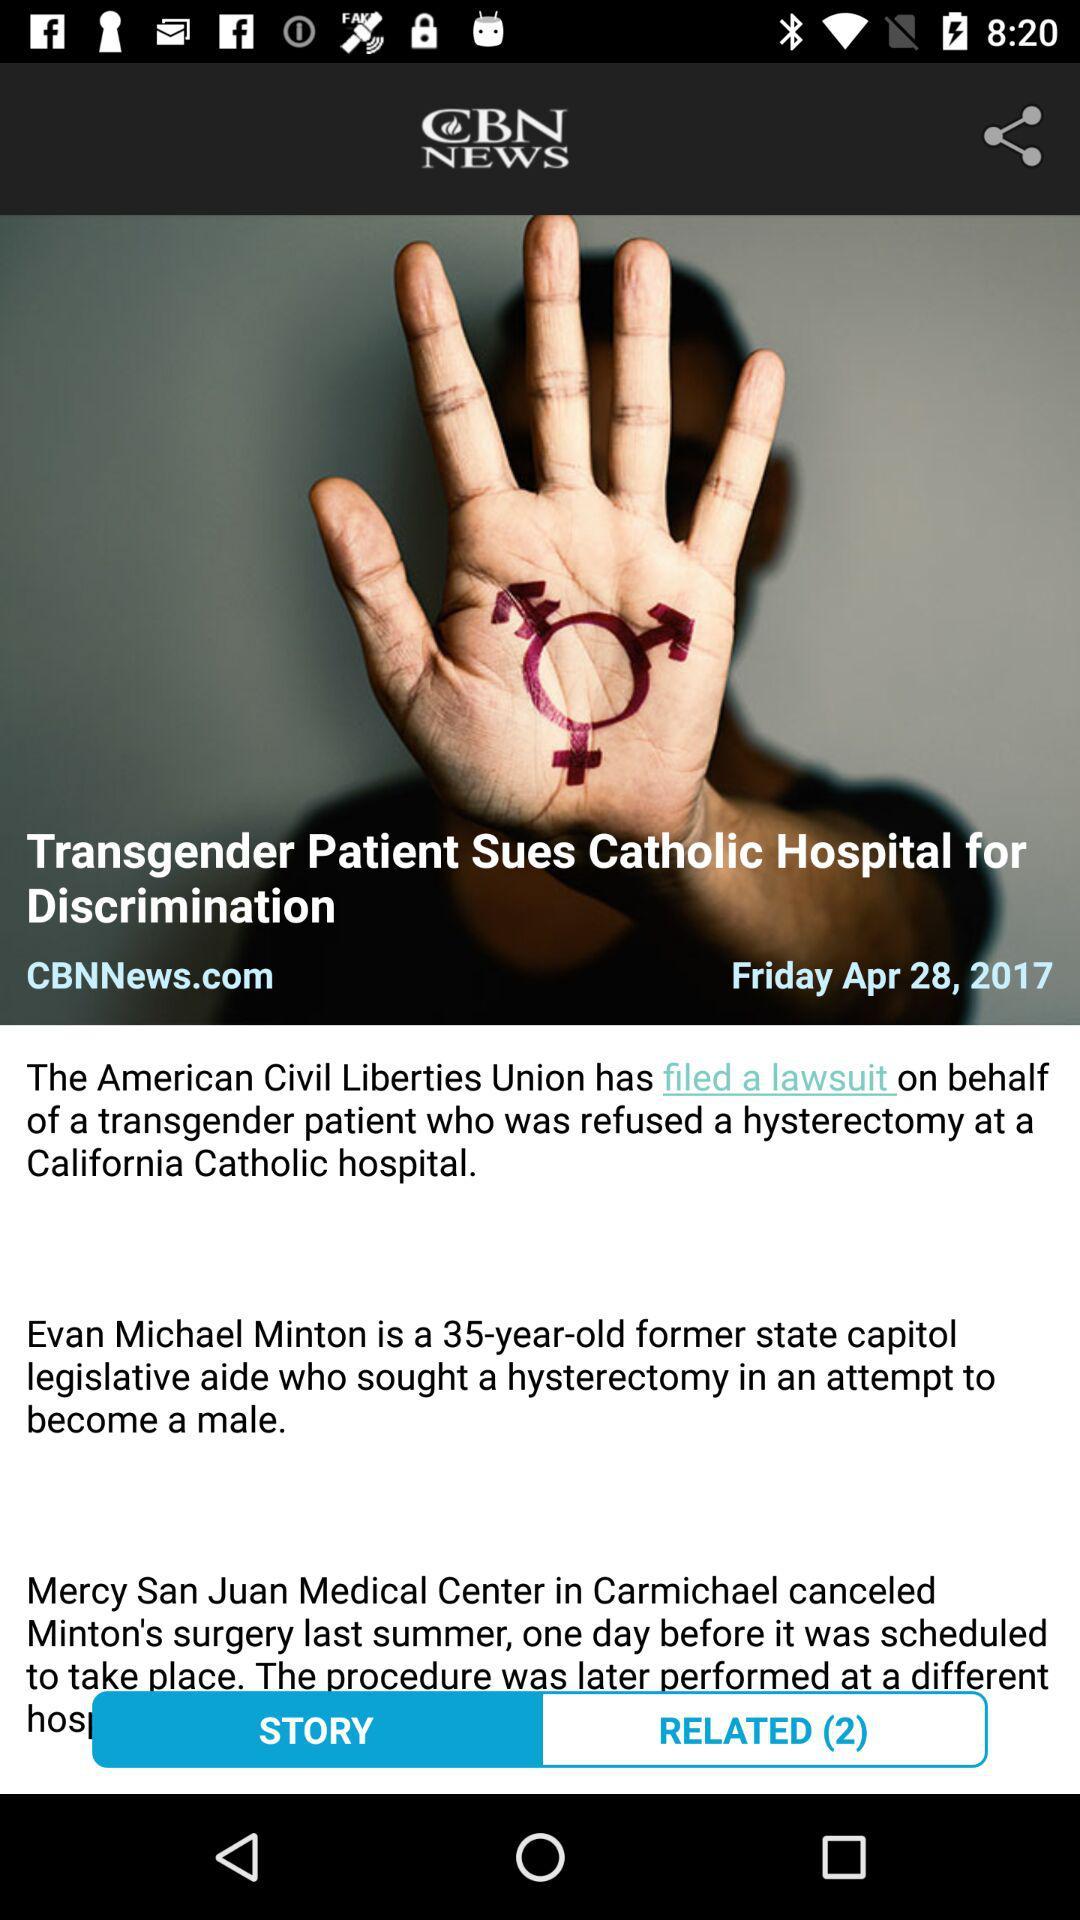  What do you see at coordinates (315, 1728) in the screenshot?
I see `icon next to the related (2)` at bounding box center [315, 1728].